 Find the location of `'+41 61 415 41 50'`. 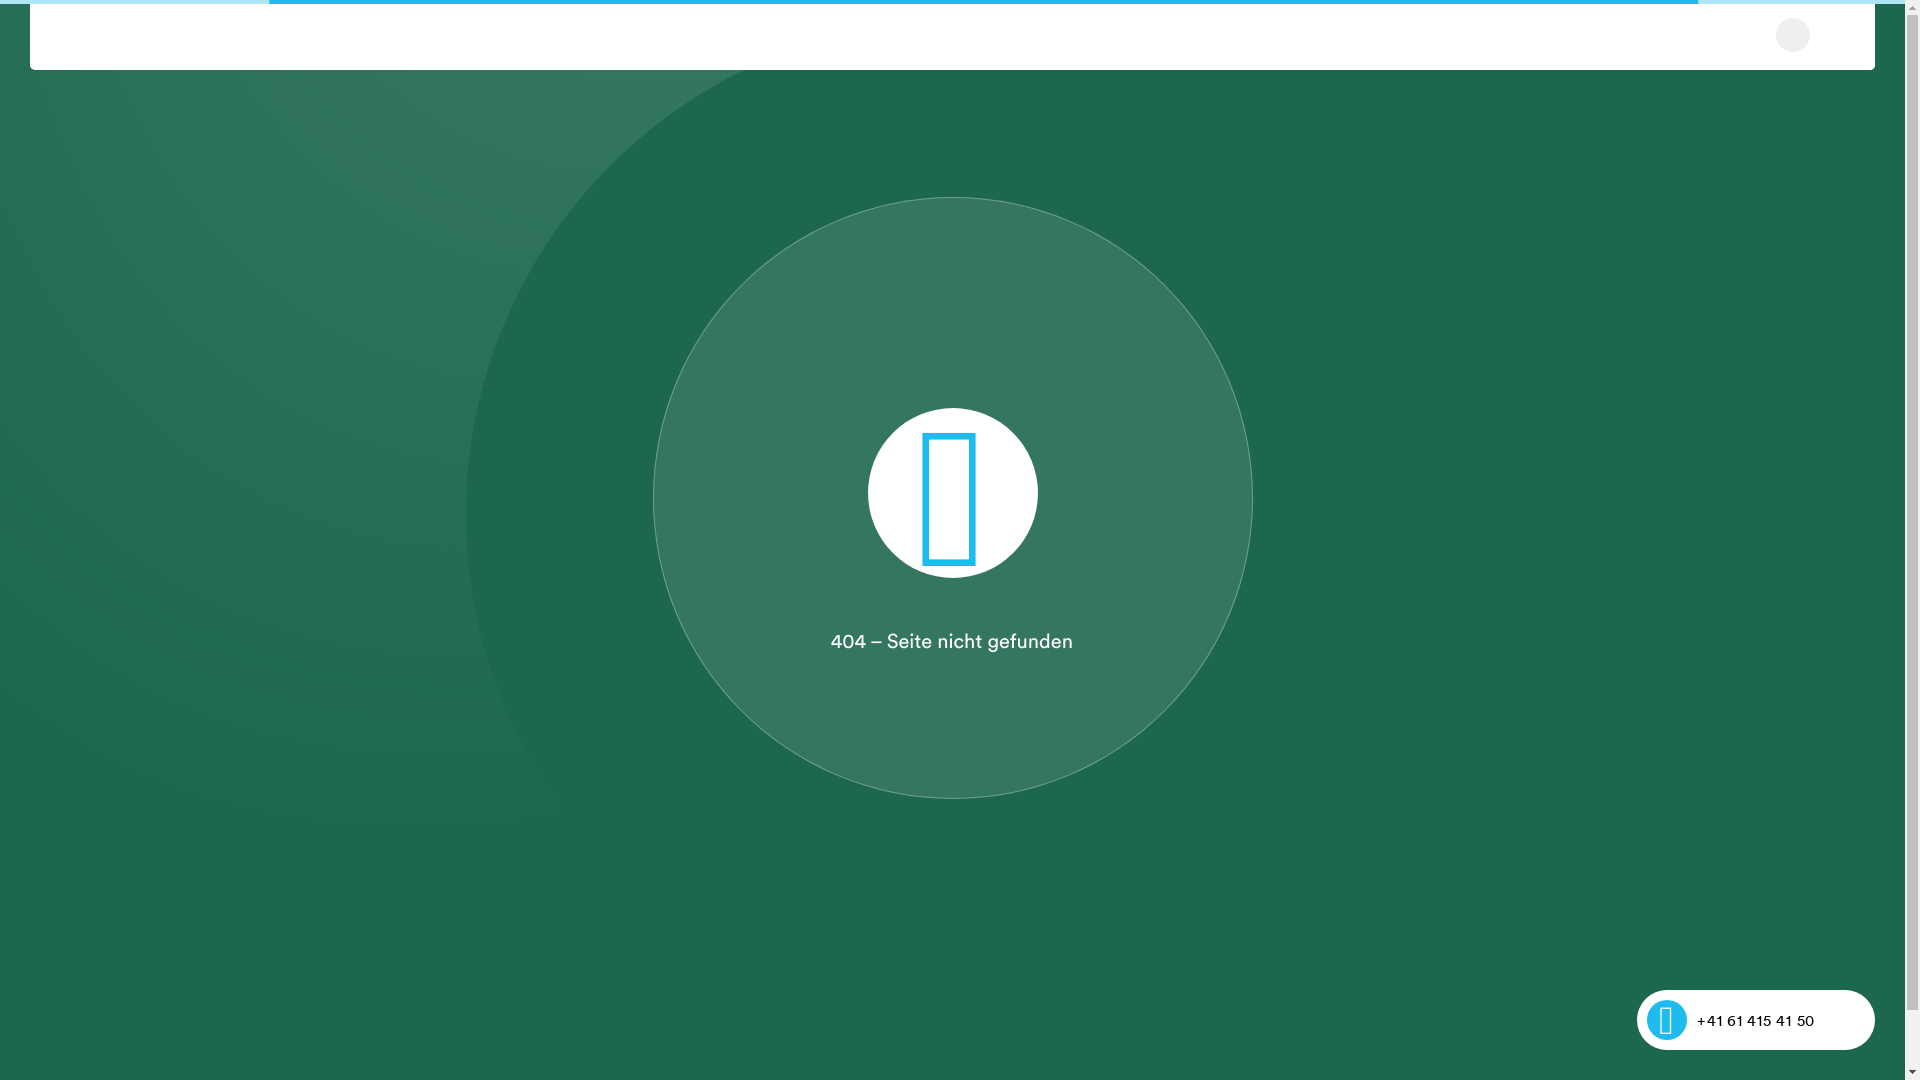

'+41 61 415 41 50' is located at coordinates (1755, 1019).